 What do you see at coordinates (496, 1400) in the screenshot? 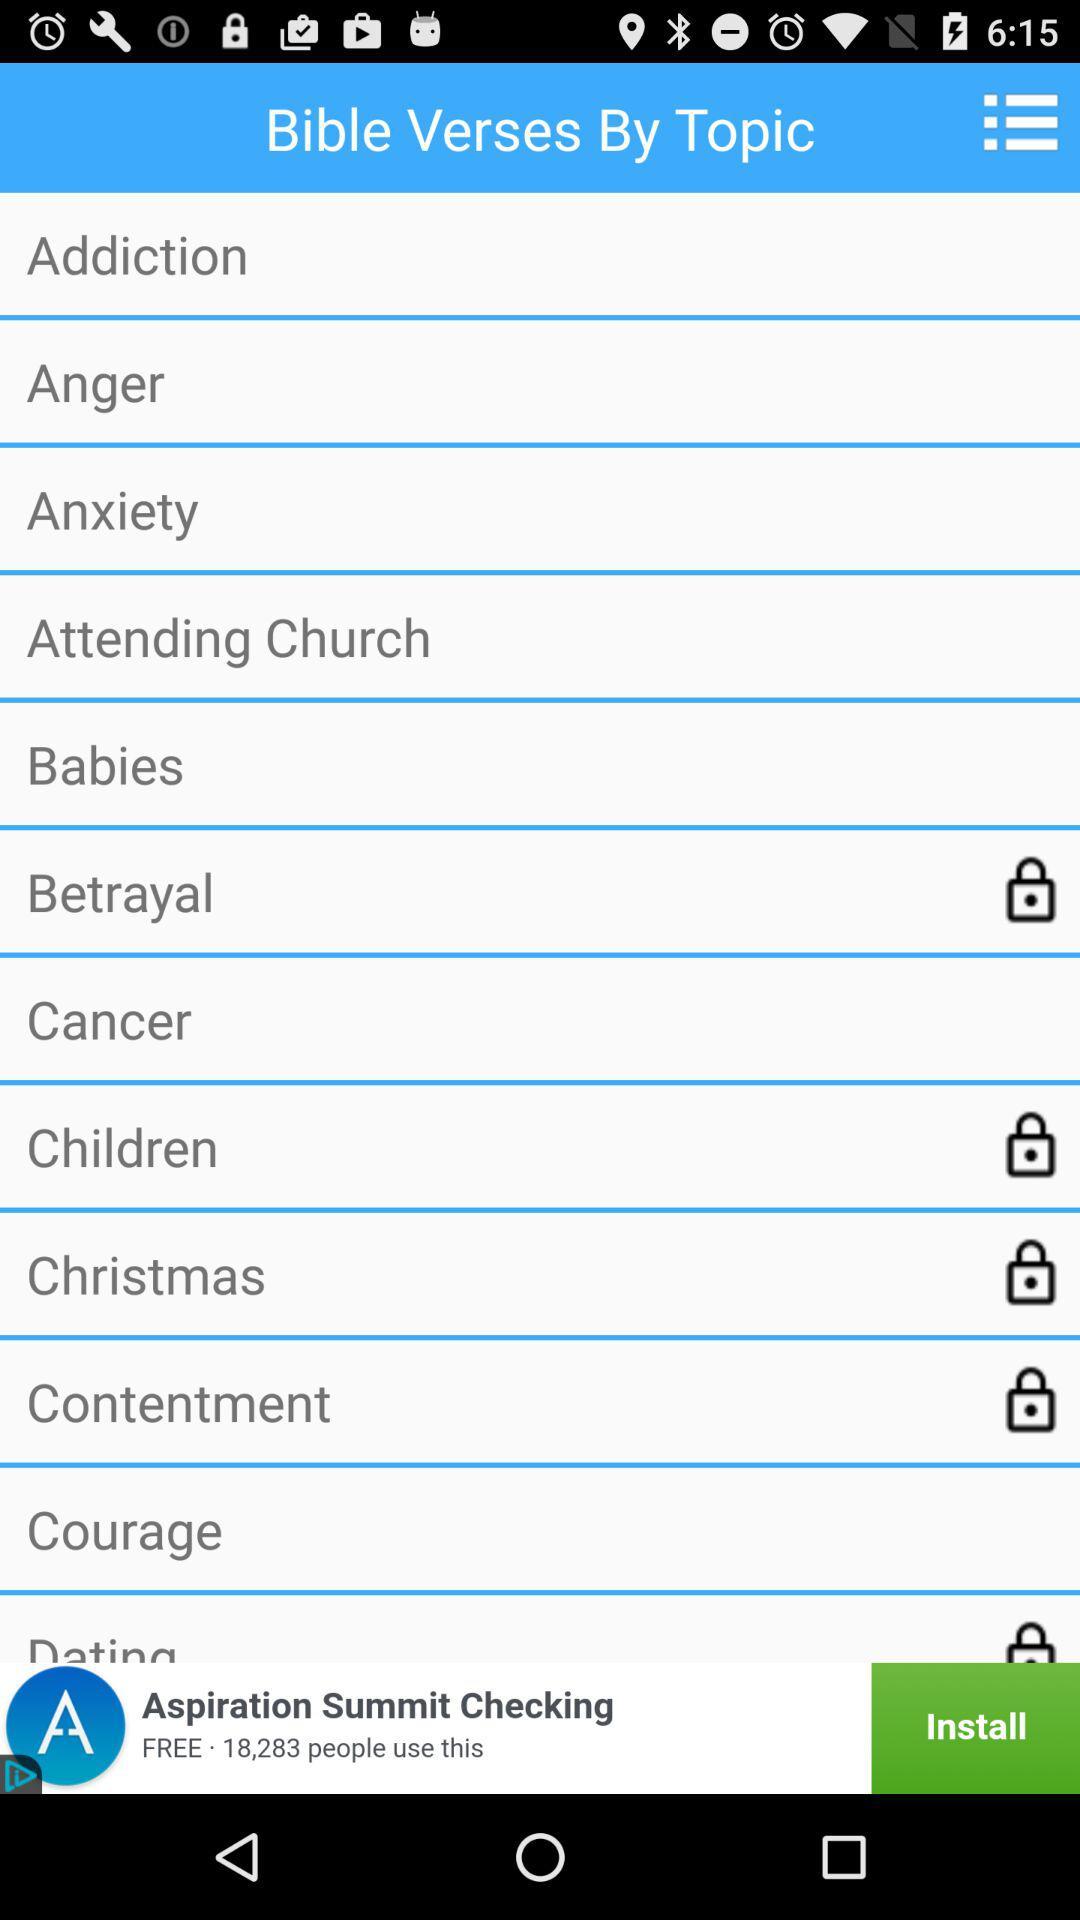
I see `item below christmas icon` at bounding box center [496, 1400].